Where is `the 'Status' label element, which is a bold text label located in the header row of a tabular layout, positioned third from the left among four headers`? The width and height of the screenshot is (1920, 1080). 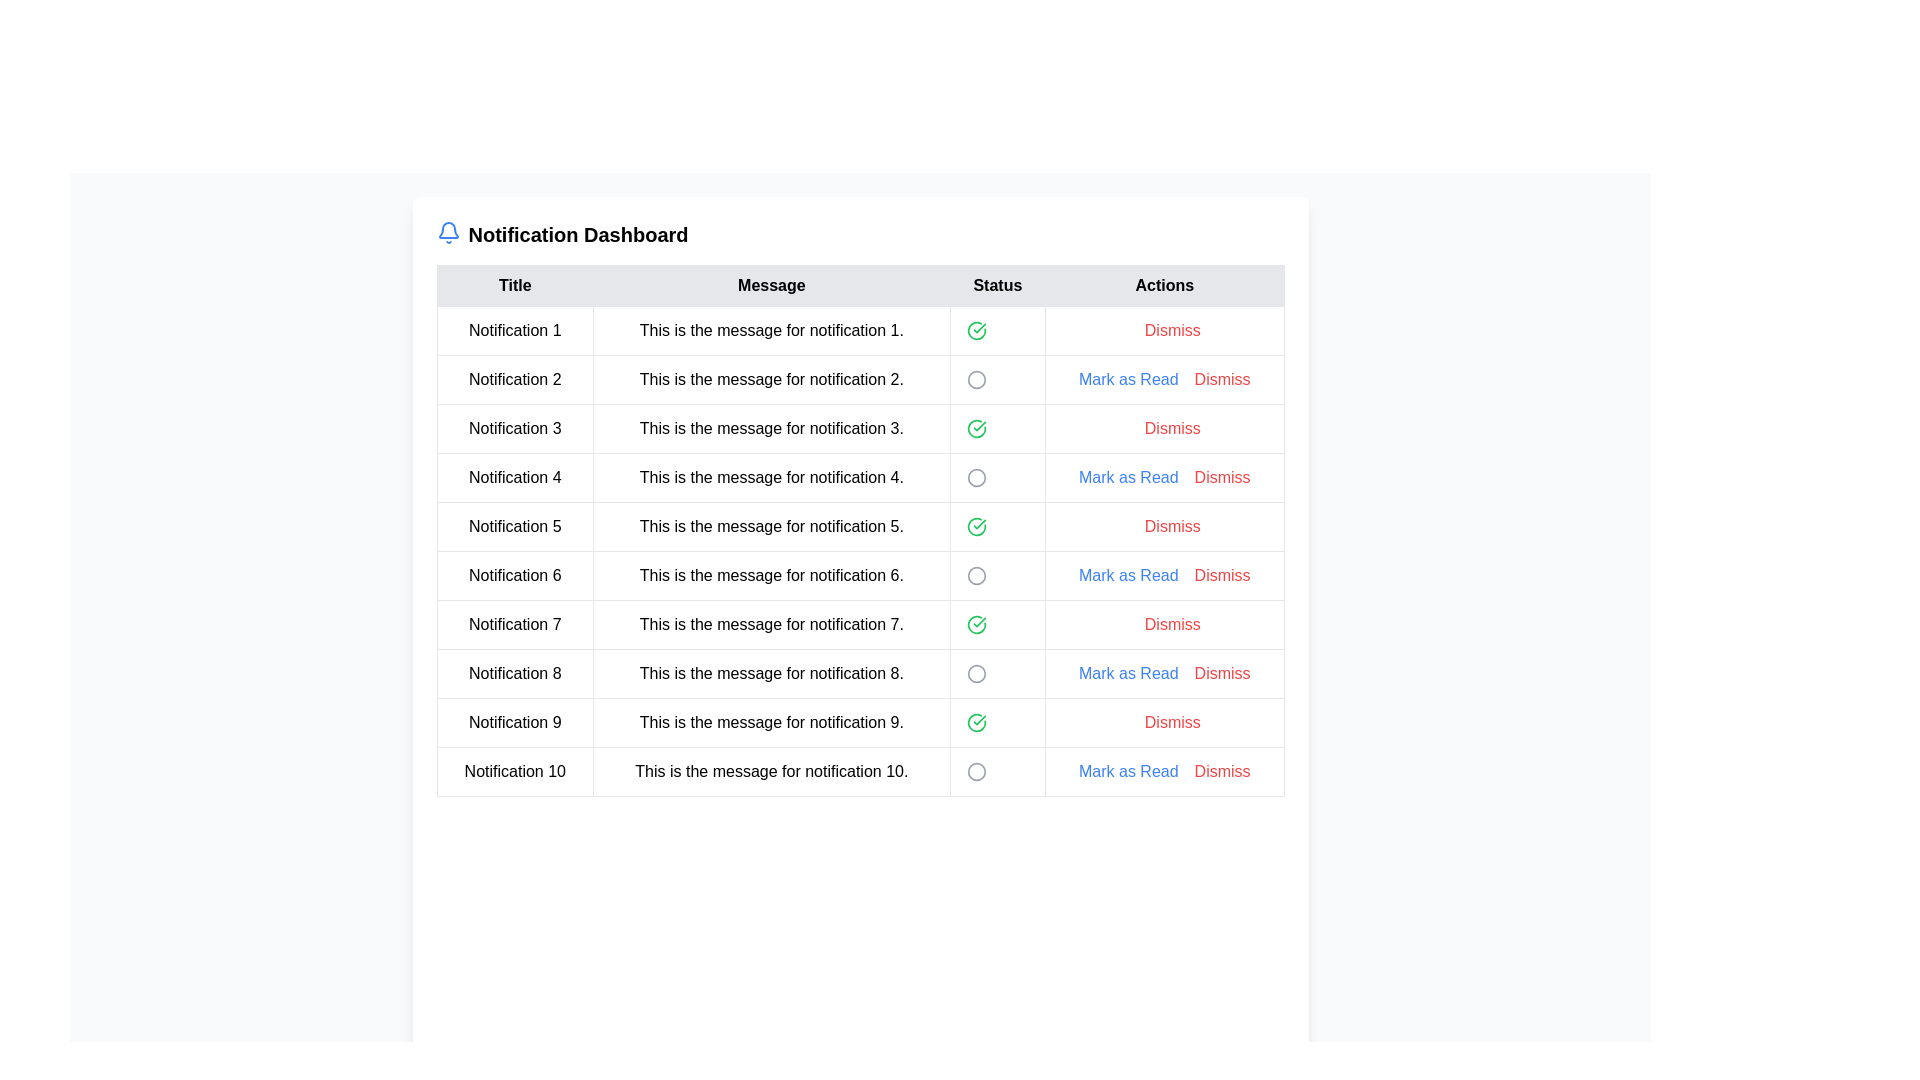
the 'Status' label element, which is a bold text label located in the header row of a tabular layout, positioned third from the left among four headers is located at coordinates (997, 285).